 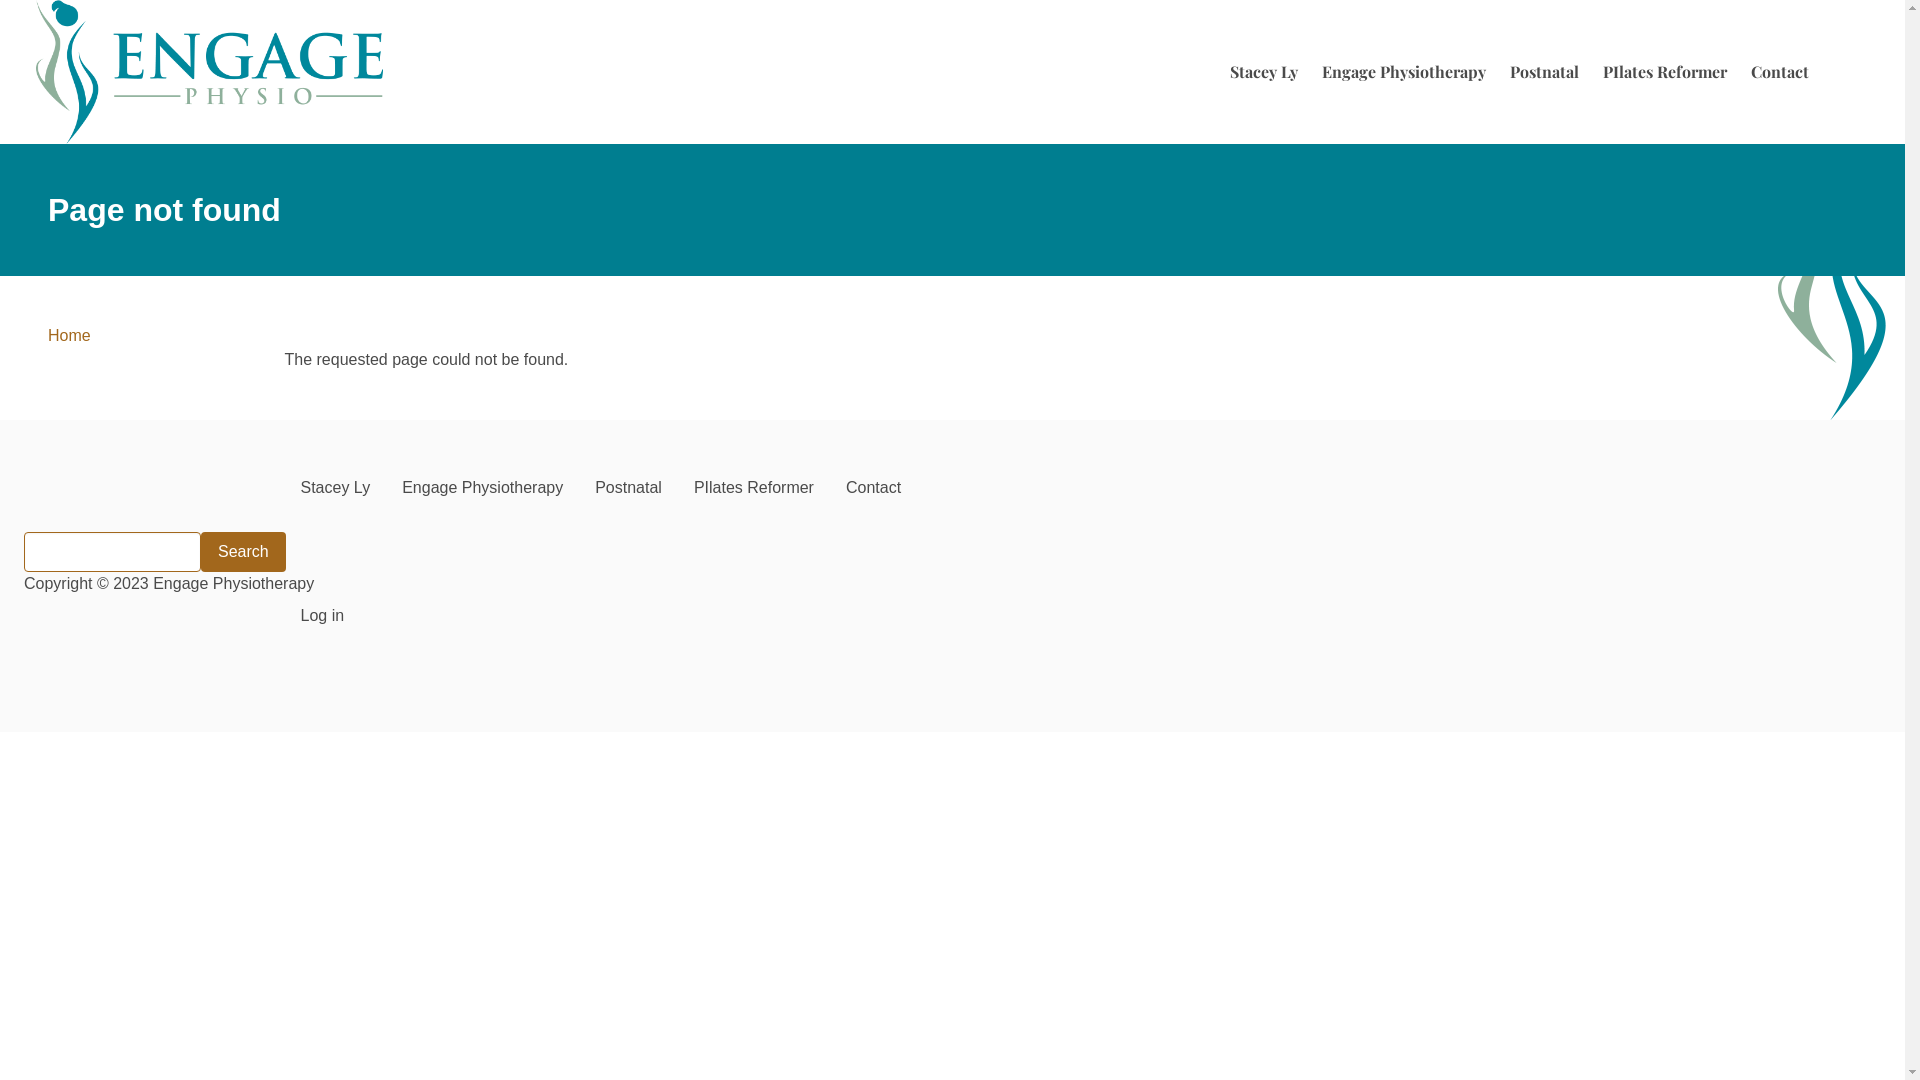 What do you see at coordinates (677, 488) in the screenshot?
I see `'PIlates Reformer'` at bounding box center [677, 488].